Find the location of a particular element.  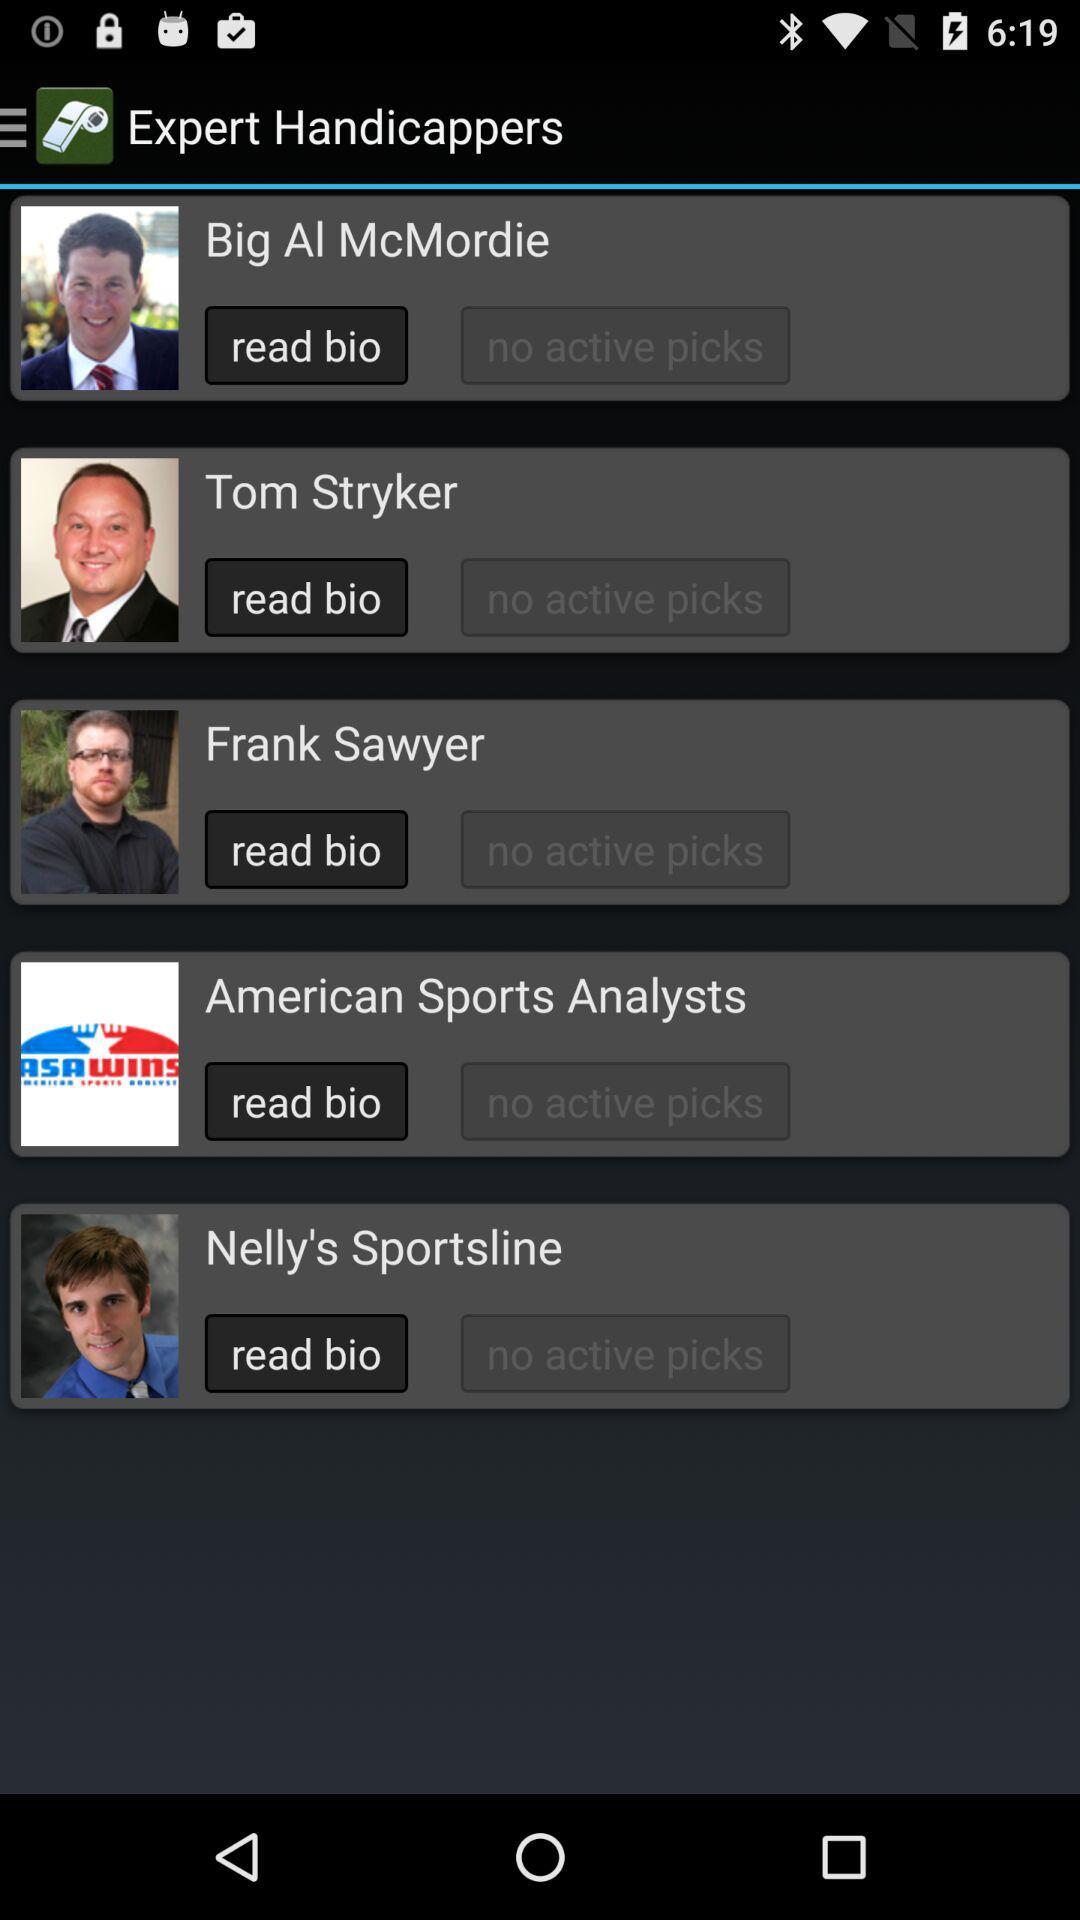

the american sports analysts app is located at coordinates (475, 994).